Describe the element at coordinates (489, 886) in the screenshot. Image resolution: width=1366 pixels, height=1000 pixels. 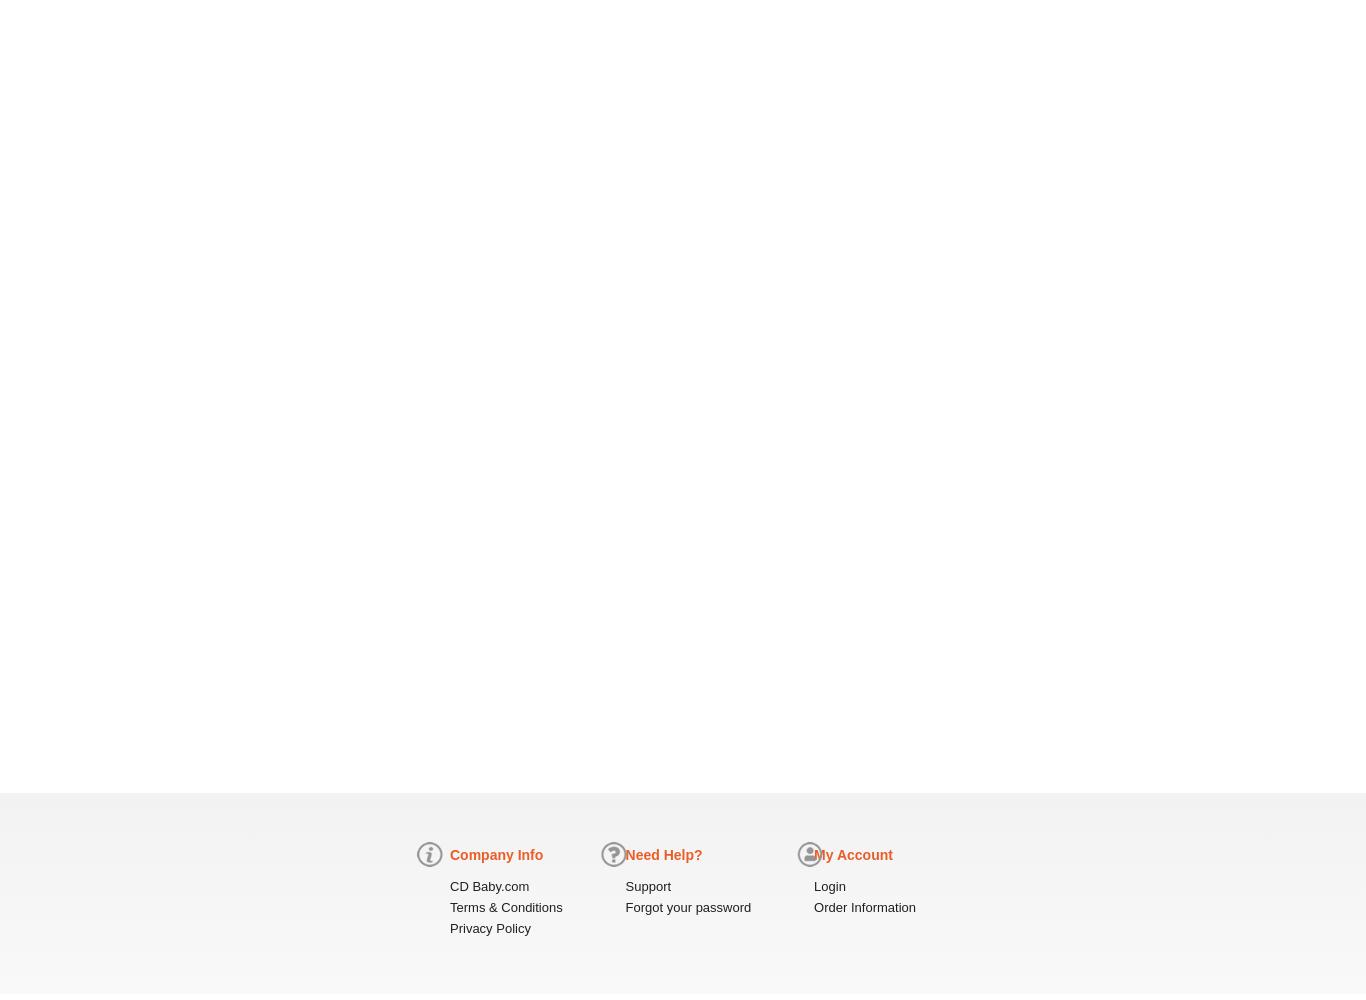
I see `'CD Baby.com'` at that location.